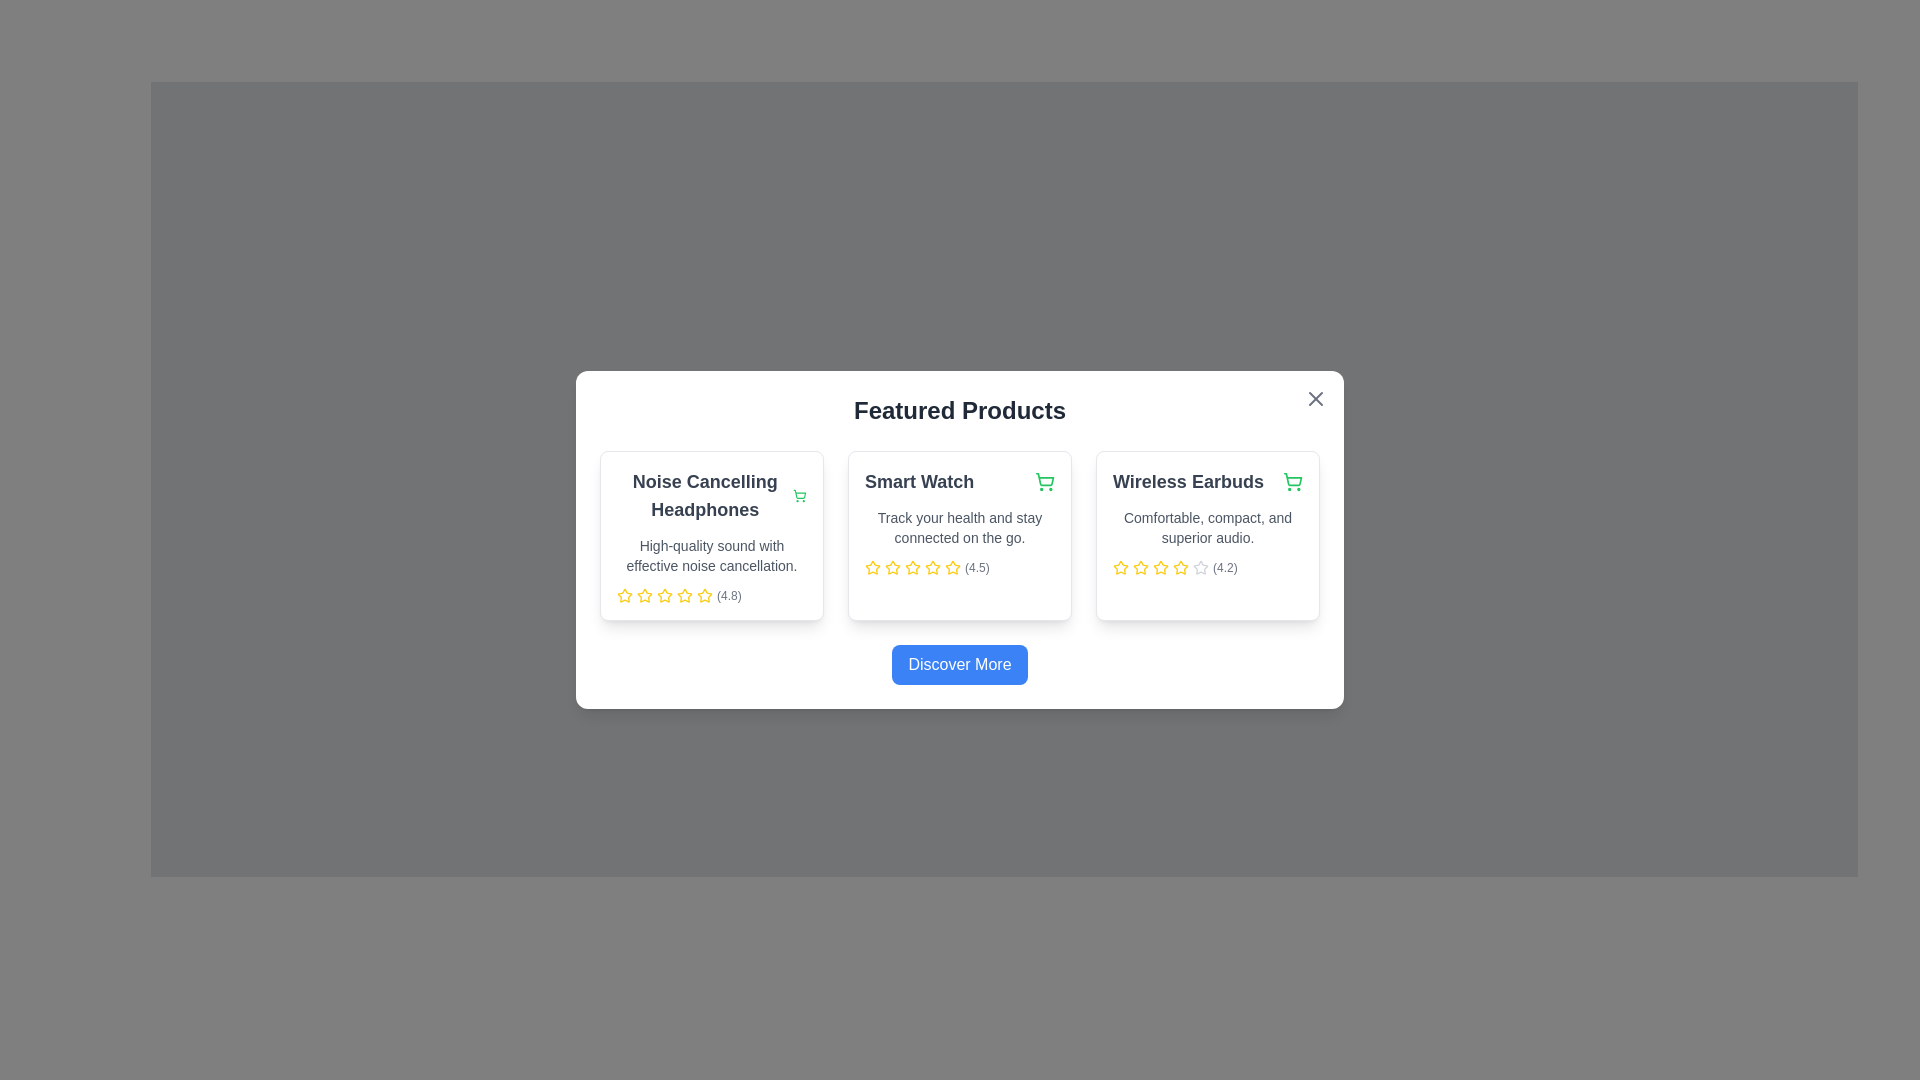 This screenshot has width=1920, height=1080. Describe the element at coordinates (1140, 567) in the screenshot. I see `the first star icon in the 5-star rating system under the product card for 'Wireless Earbuds' to interact with the rating` at that location.